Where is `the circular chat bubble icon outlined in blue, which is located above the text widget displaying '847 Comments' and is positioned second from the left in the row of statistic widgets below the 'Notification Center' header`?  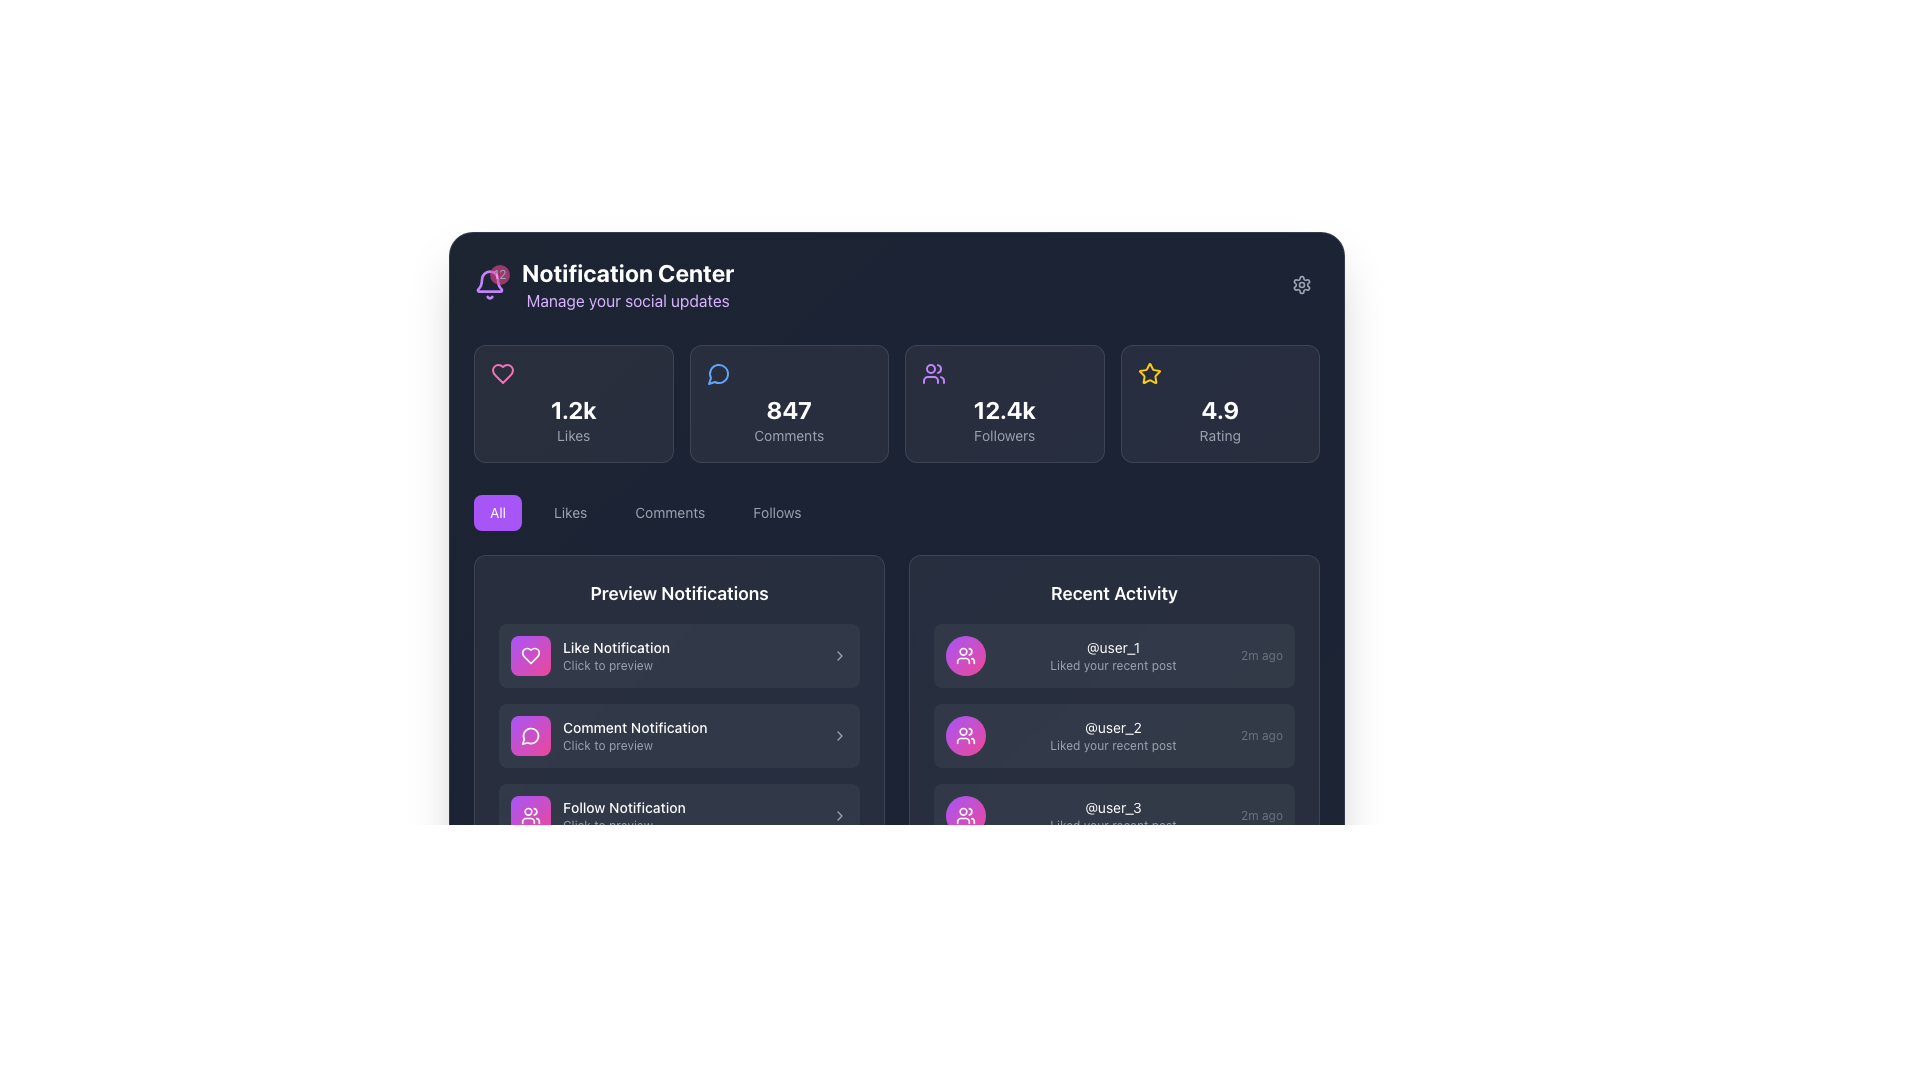
the circular chat bubble icon outlined in blue, which is located above the text widget displaying '847 Comments' and is positioned second from the left in the row of statistic widgets below the 'Notification Center' header is located at coordinates (718, 374).